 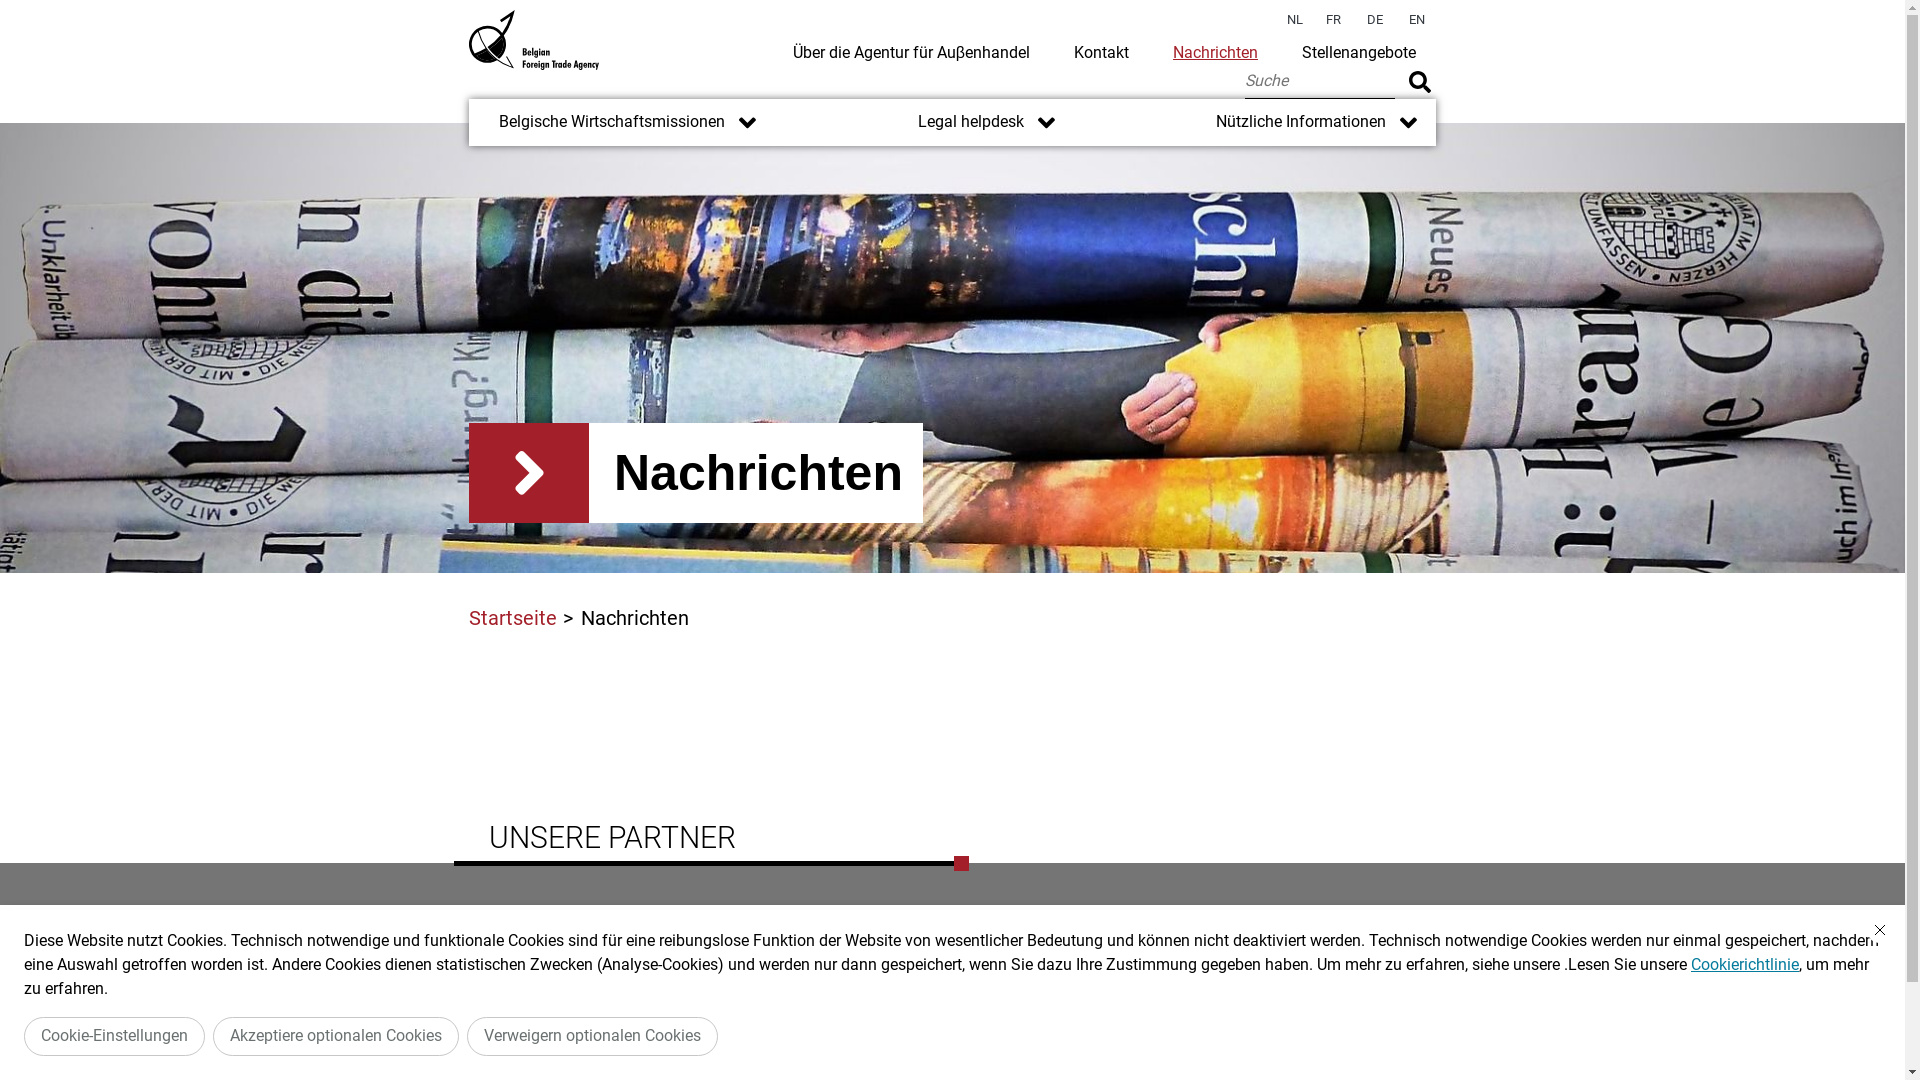 What do you see at coordinates (1100, 51) in the screenshot?
I see `'Kontakt'` at bounding box center [1100, 51].